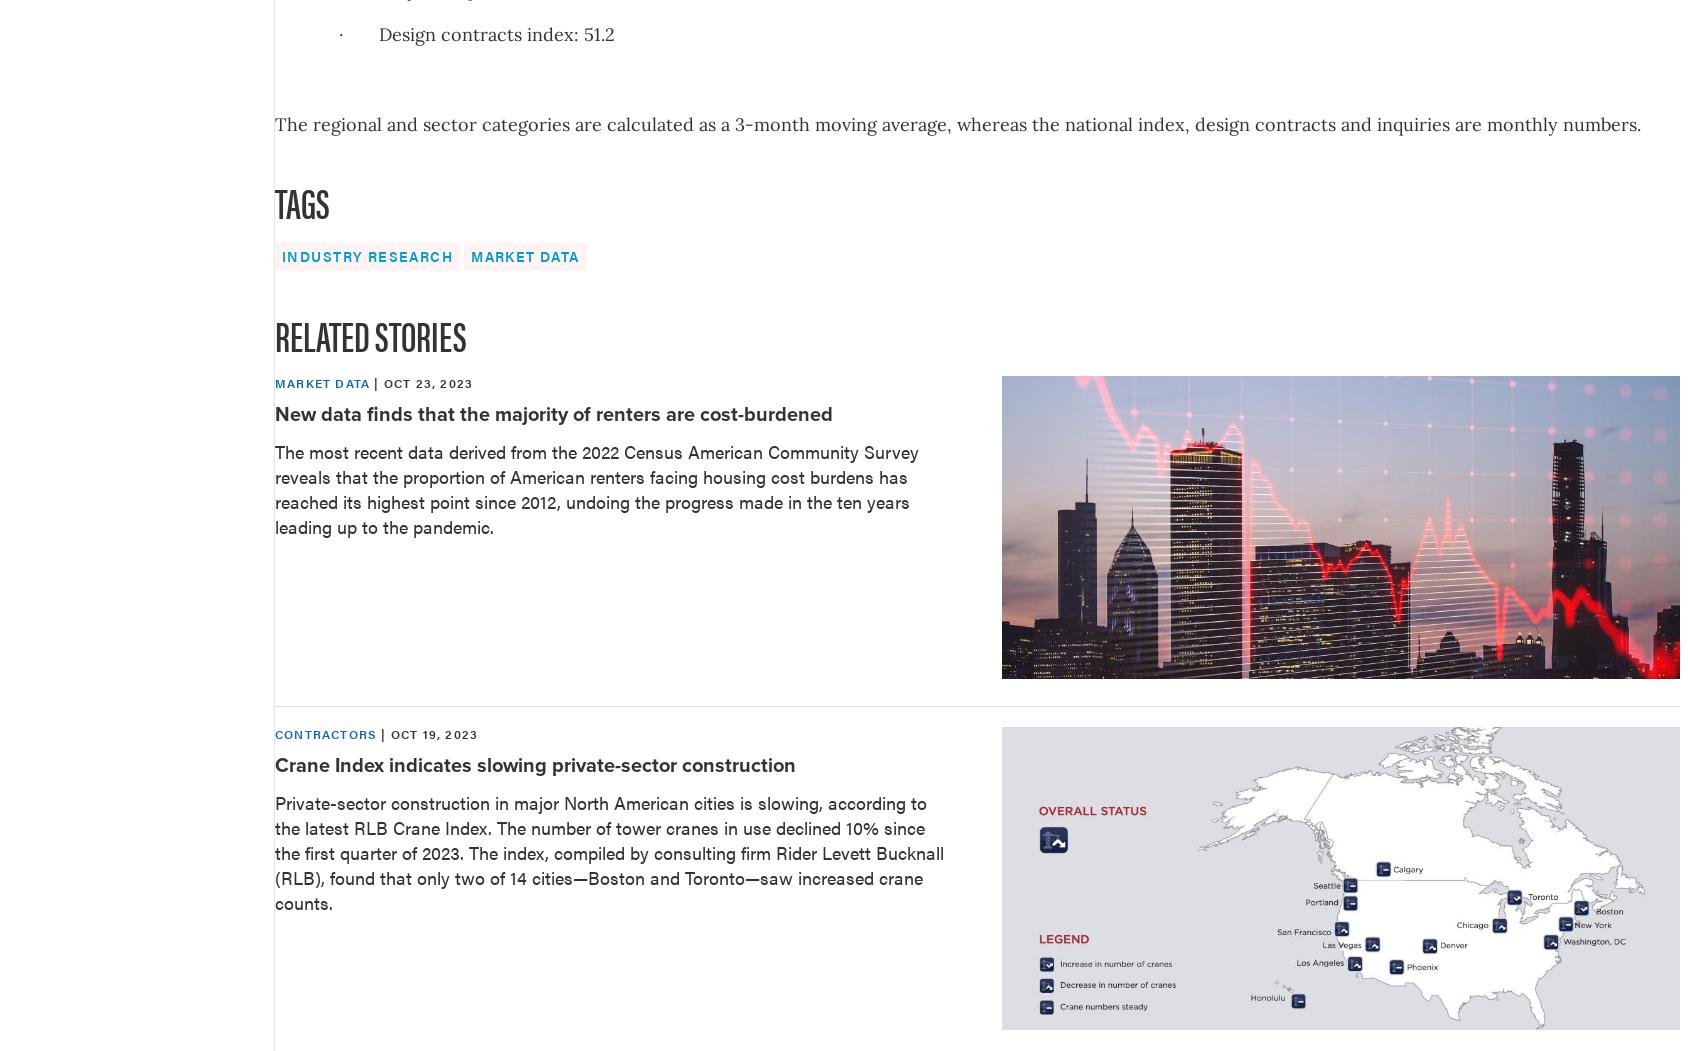 The height and width of the screenshot is (1051, 1688). I want to click on 'Contractors', so click(325, 734).